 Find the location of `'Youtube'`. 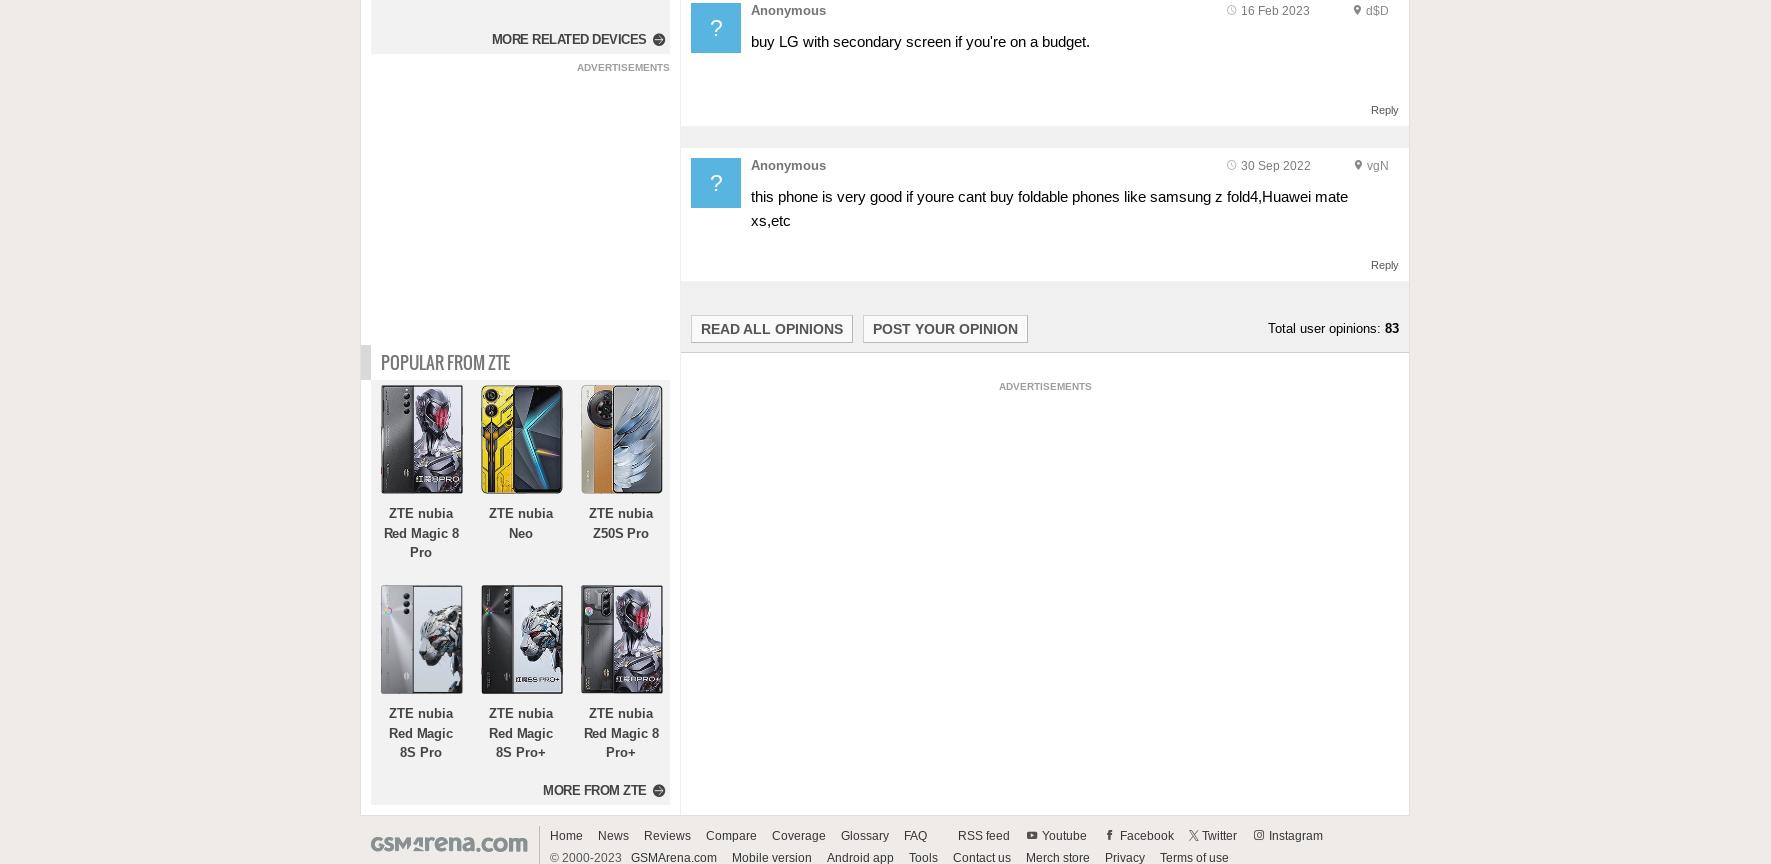

'Youtube' is located at coordinates (1041, 833).